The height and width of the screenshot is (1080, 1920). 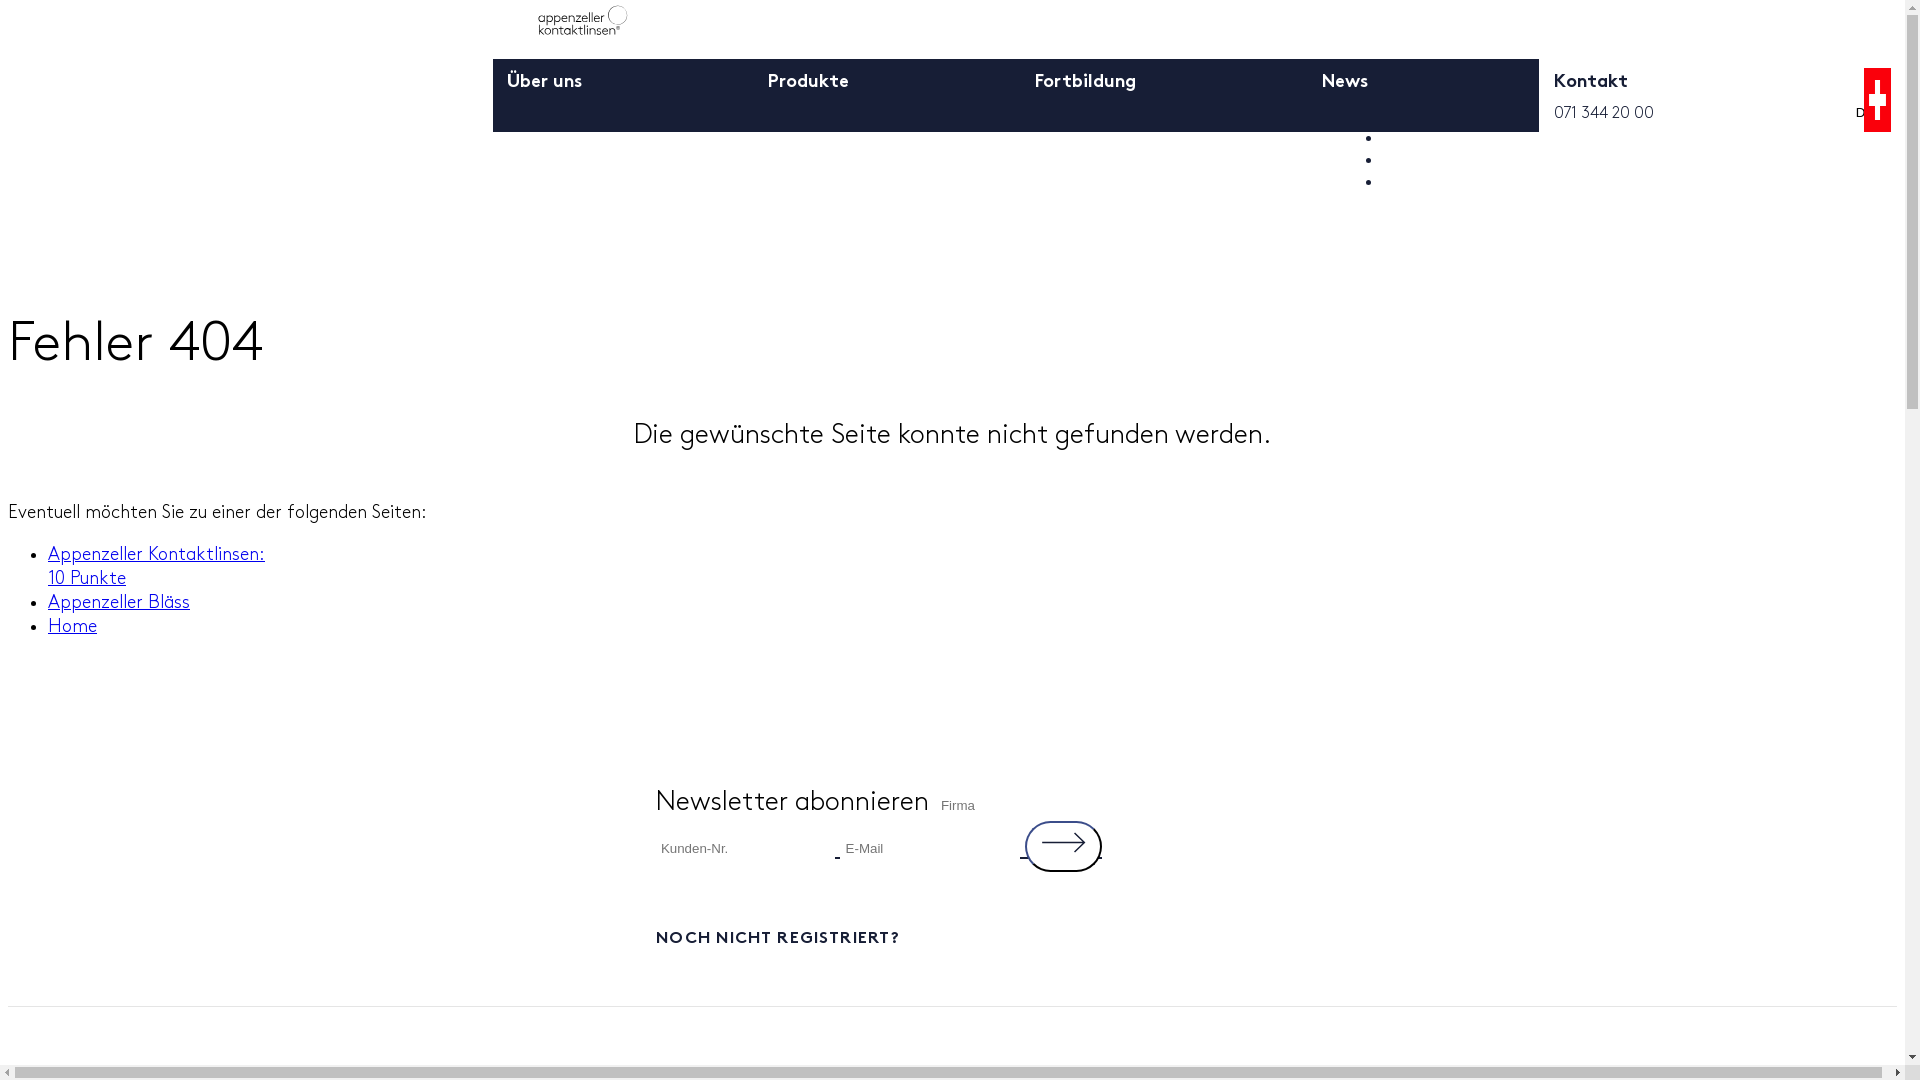 I want to click on 'LOGIN', so click(x=1411, y=116).